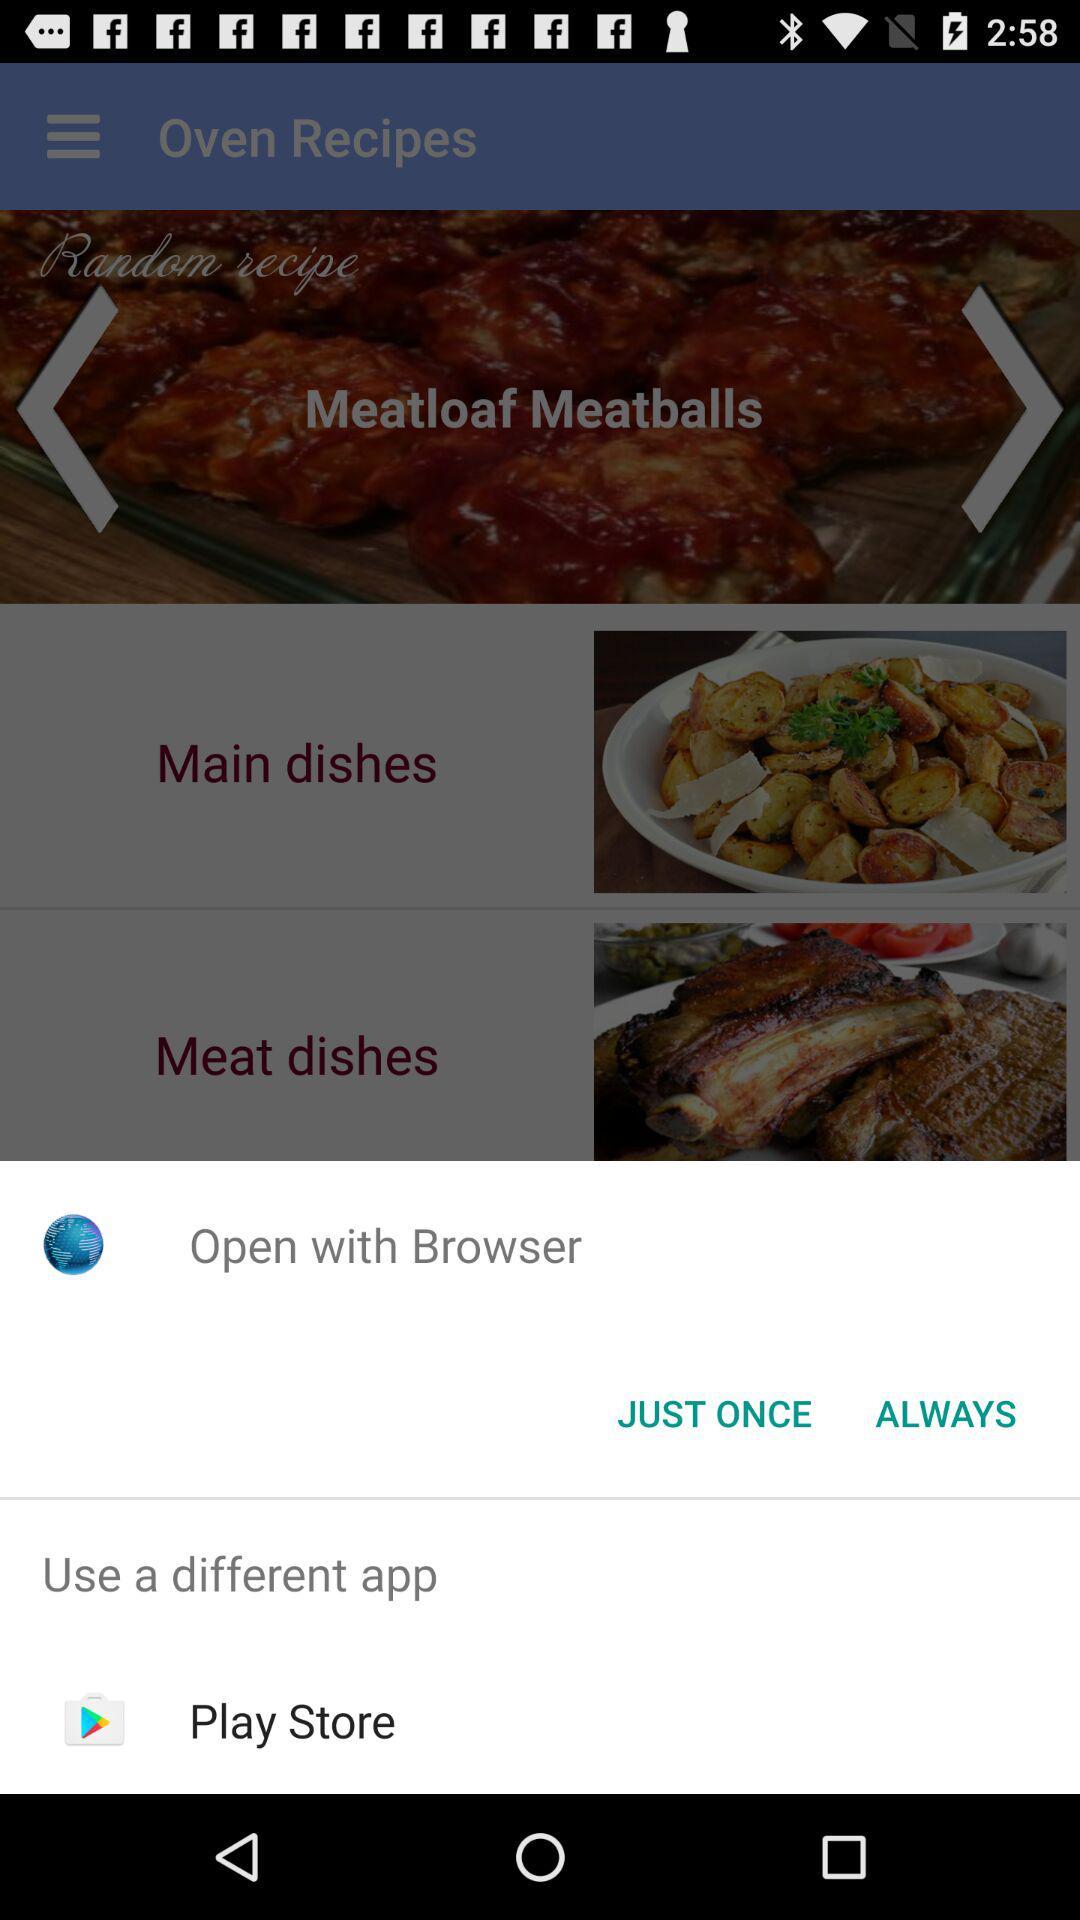 This screenshot has height=1920, width=1080. What do you see at coordinates (713, 1411) in the screenshot?
I see `the item next to always` at bounding box center [713, 1411].